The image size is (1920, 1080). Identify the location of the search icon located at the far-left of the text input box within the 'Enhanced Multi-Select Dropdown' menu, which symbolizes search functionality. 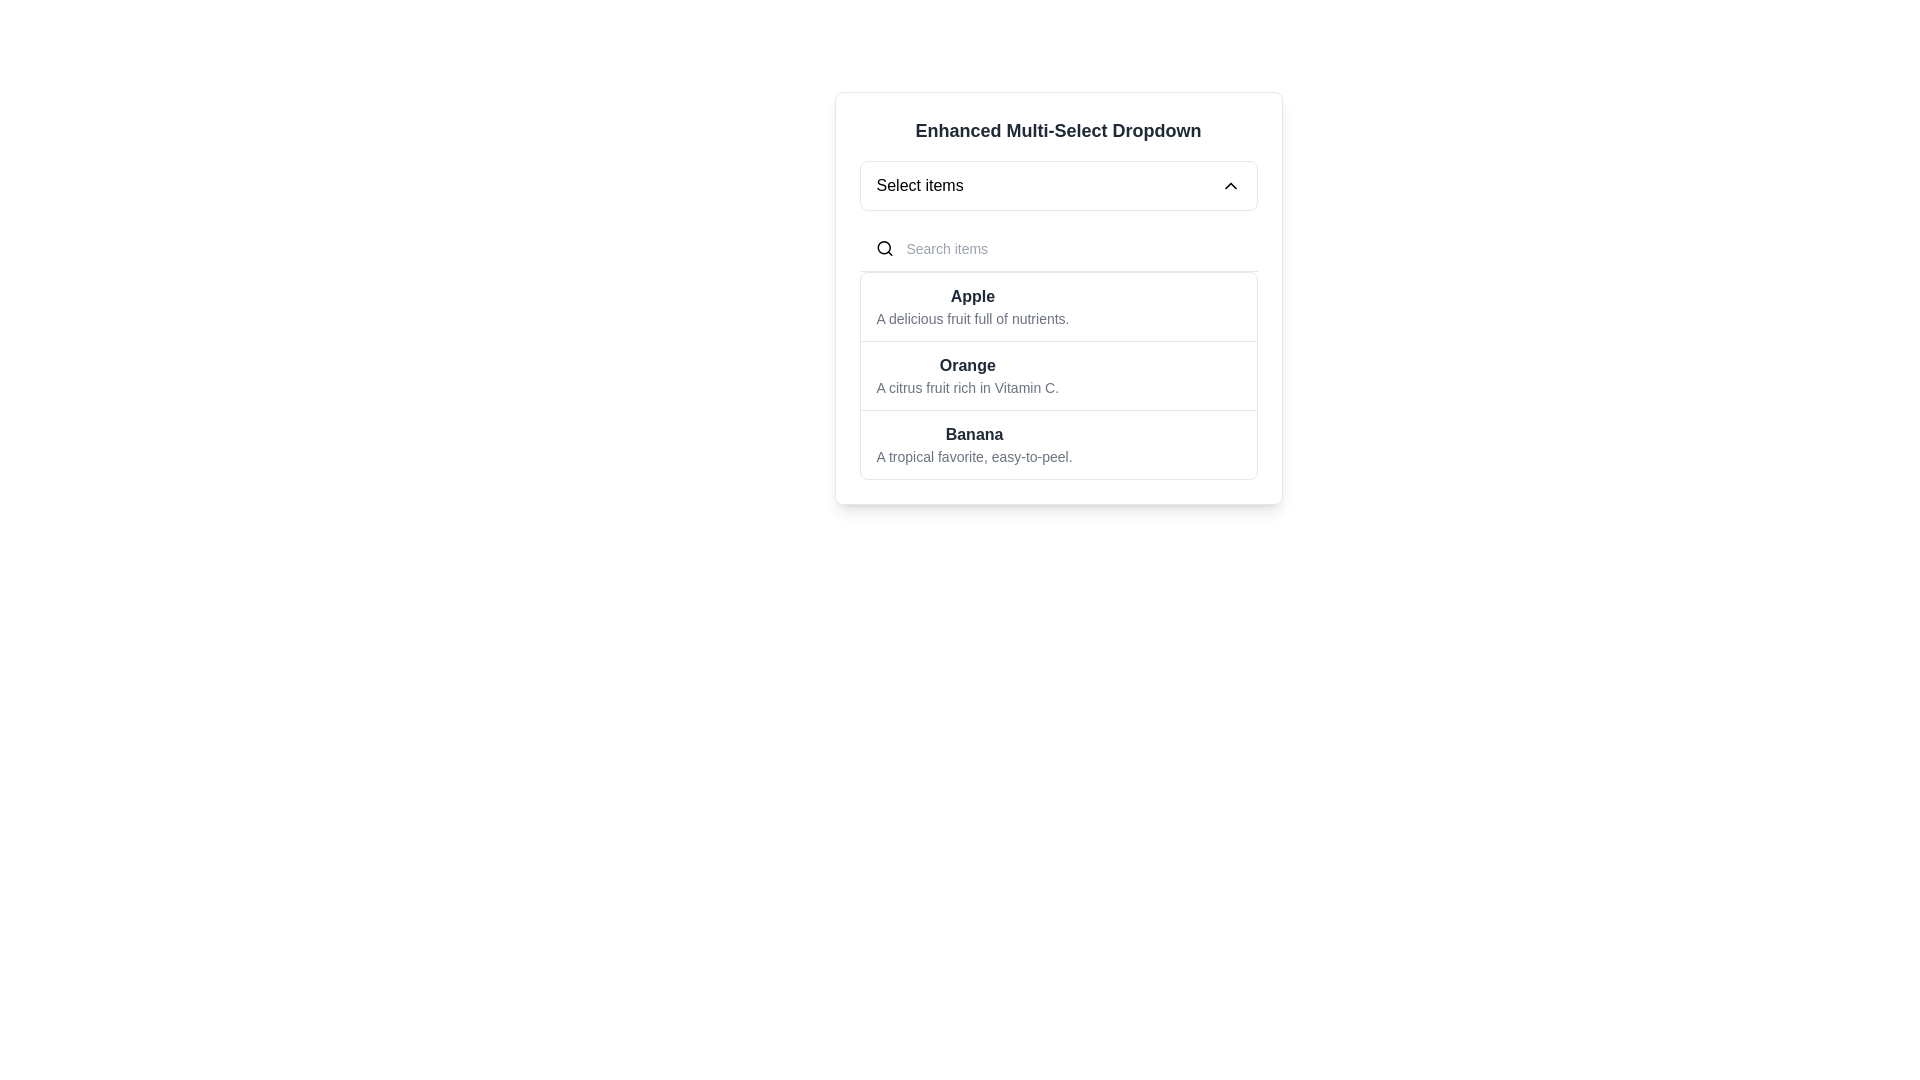
(883, 248).